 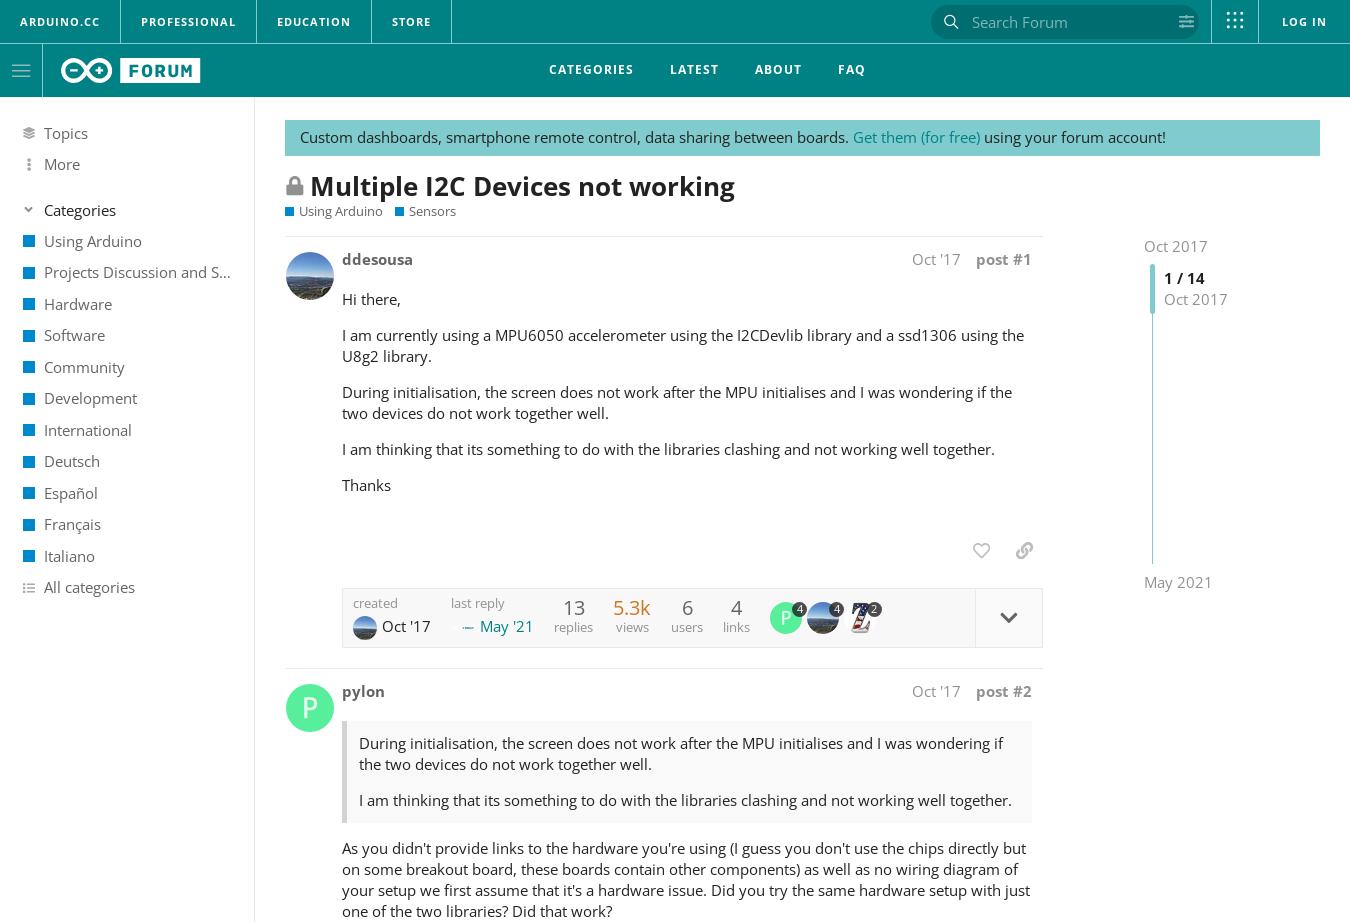 I want to click on 'cation', so click(x=300, y=21).